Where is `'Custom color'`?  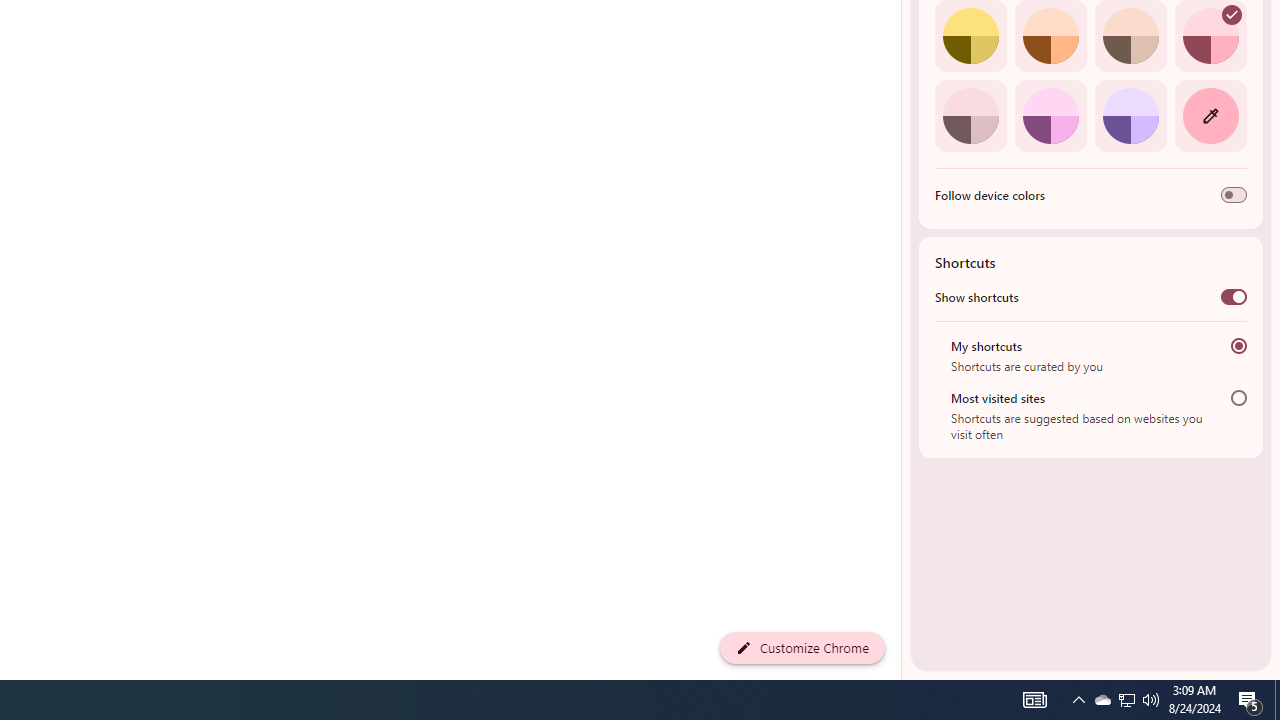 'Custom color' is located at coordinates (1209, 115).